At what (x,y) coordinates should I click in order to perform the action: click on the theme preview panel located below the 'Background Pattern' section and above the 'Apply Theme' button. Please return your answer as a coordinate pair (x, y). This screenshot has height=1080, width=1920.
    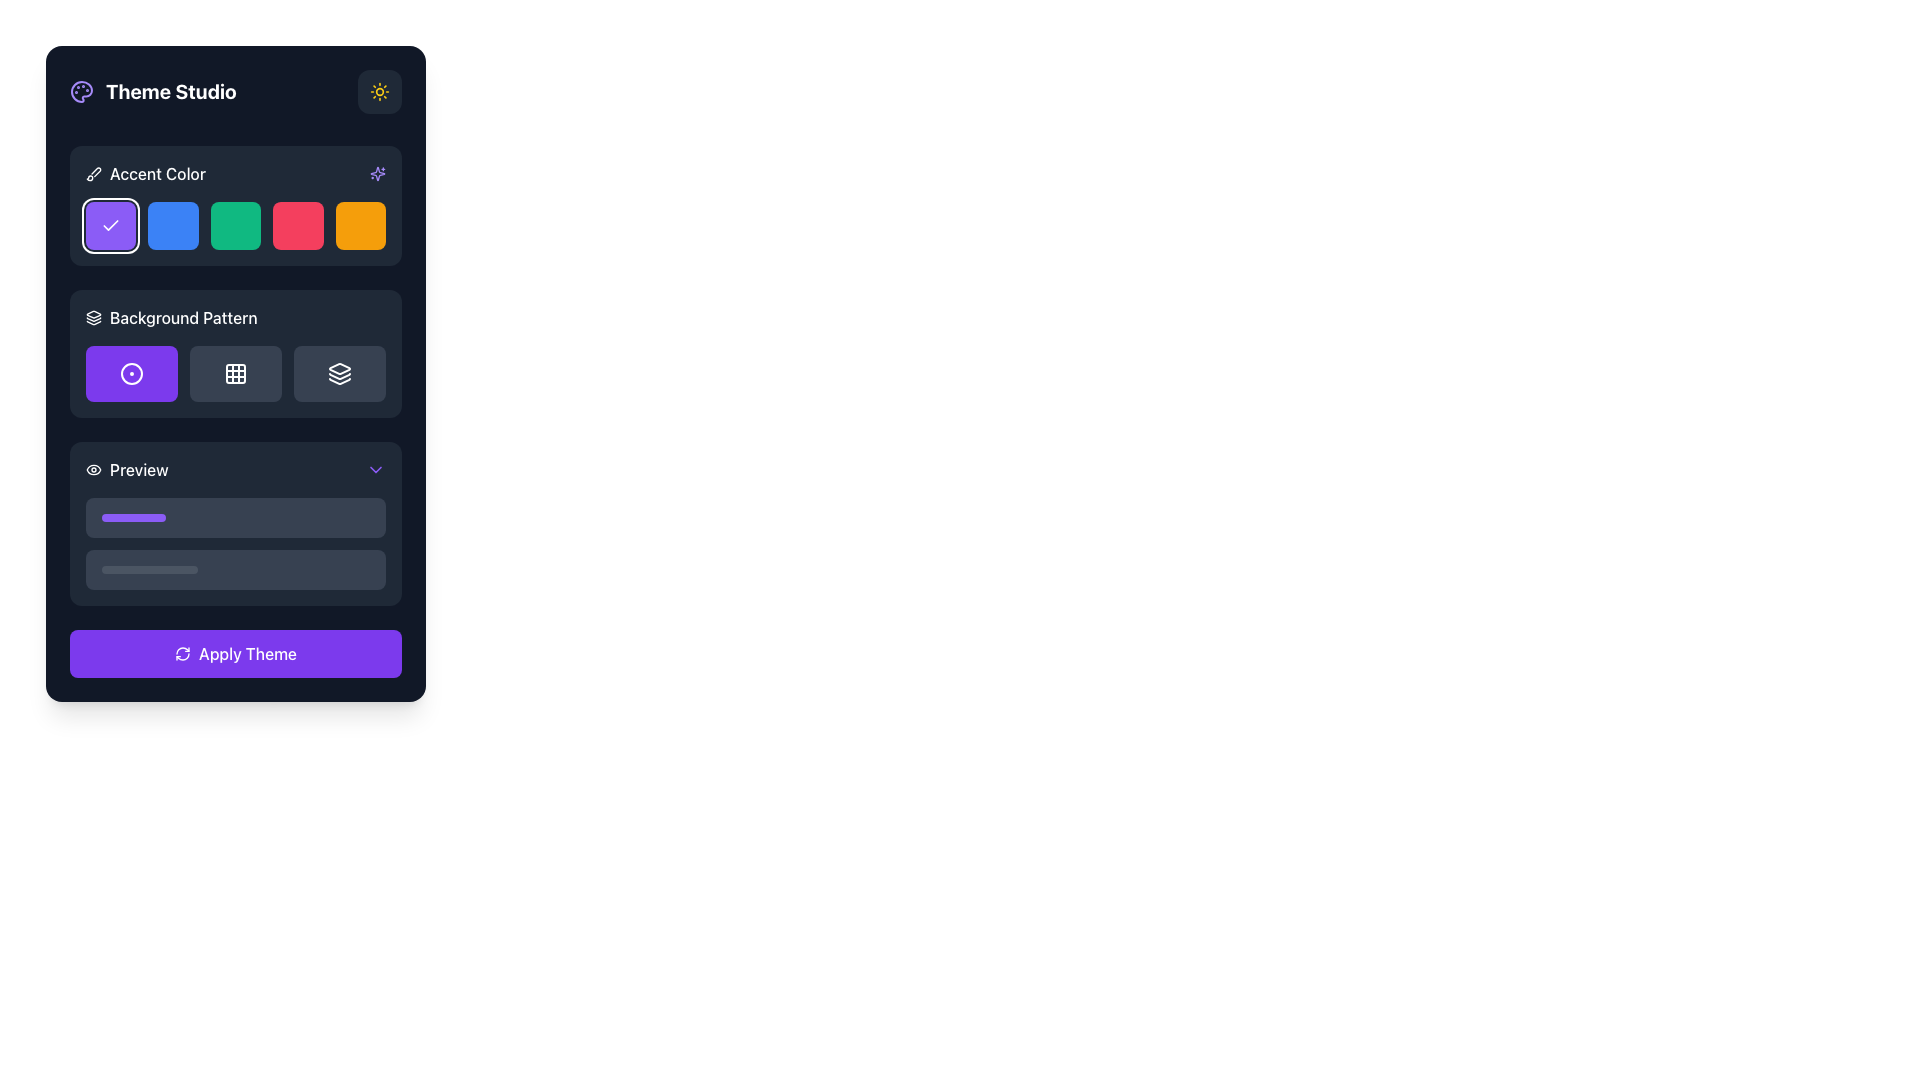
    Looking at the image, I should click on (235, 523).